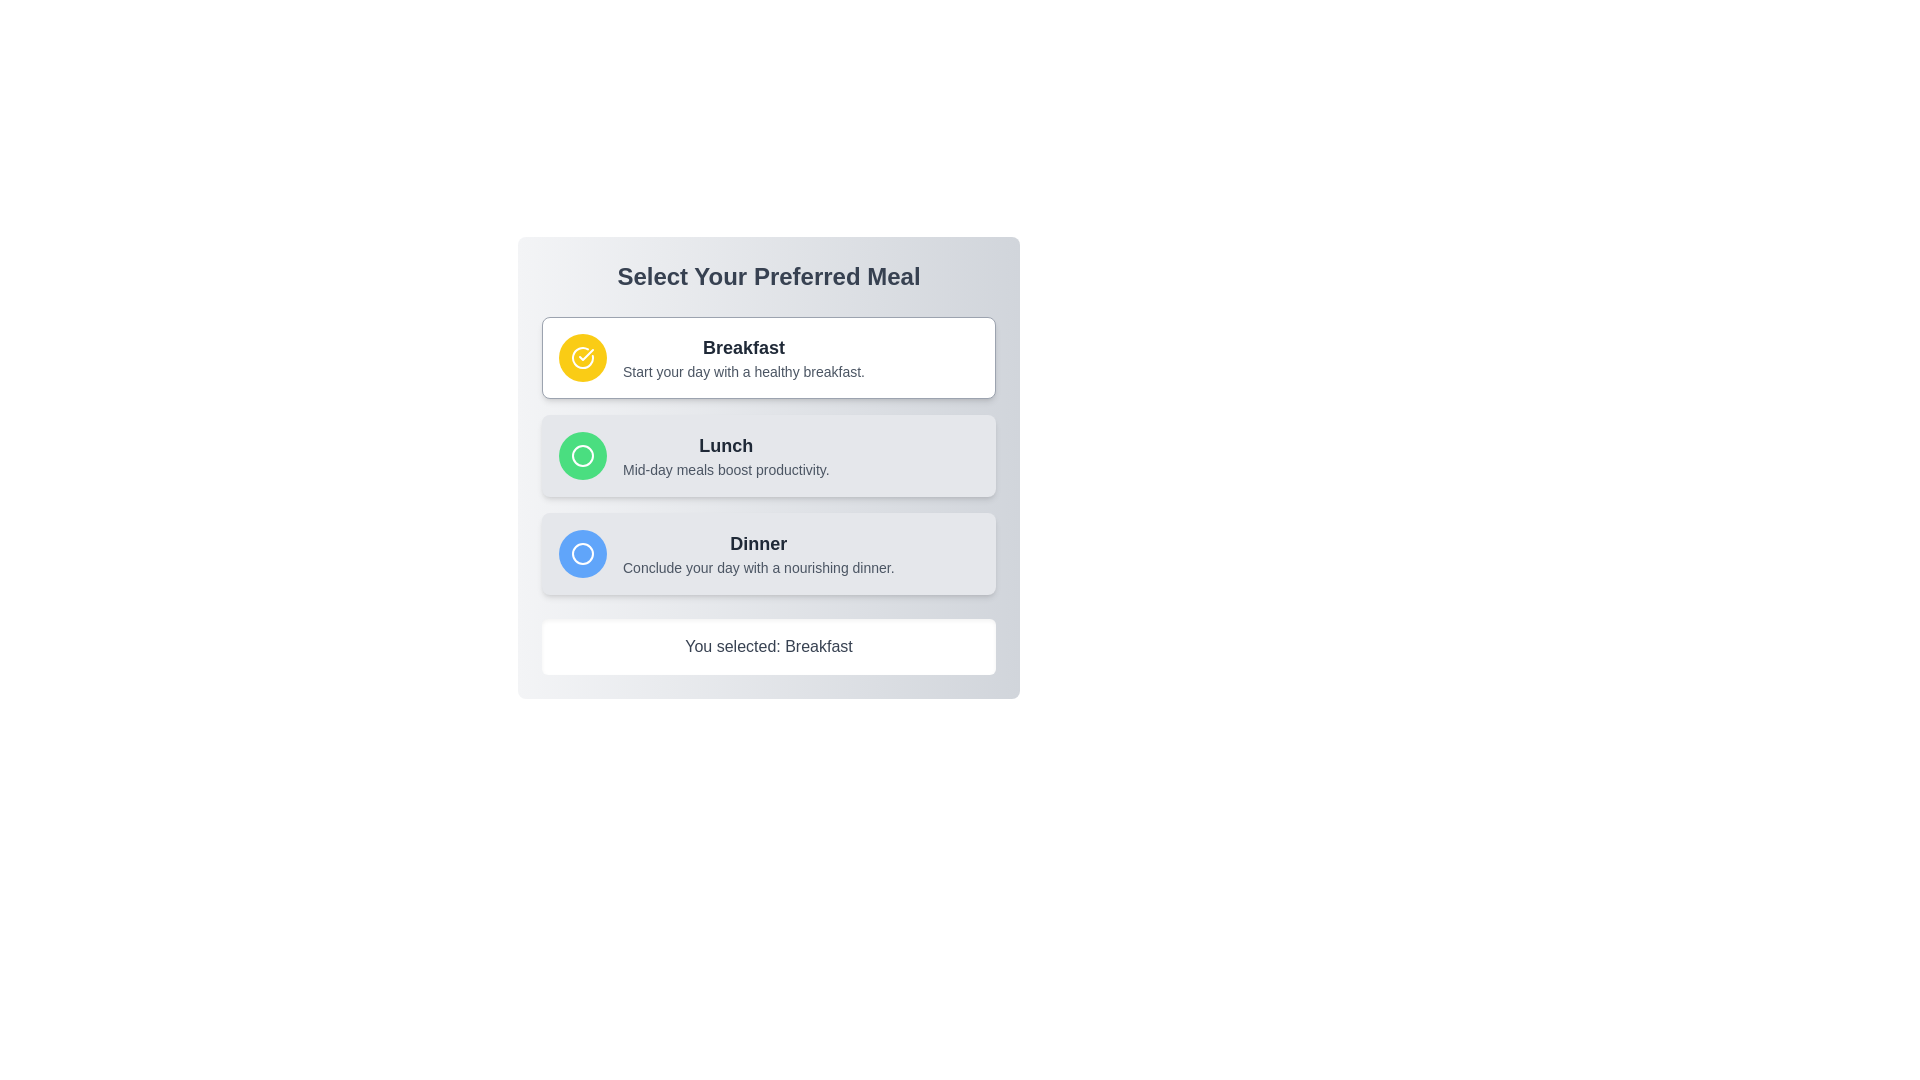  What do you see at coordinates (757, 567) in the screenshot?
I see `the text label that reads 'Conclude your day with a nourishing dinner.' which is styled with smaller gray font and positioned as a subtext under the 'Dinner' heading` at bounding box center [757, 567].